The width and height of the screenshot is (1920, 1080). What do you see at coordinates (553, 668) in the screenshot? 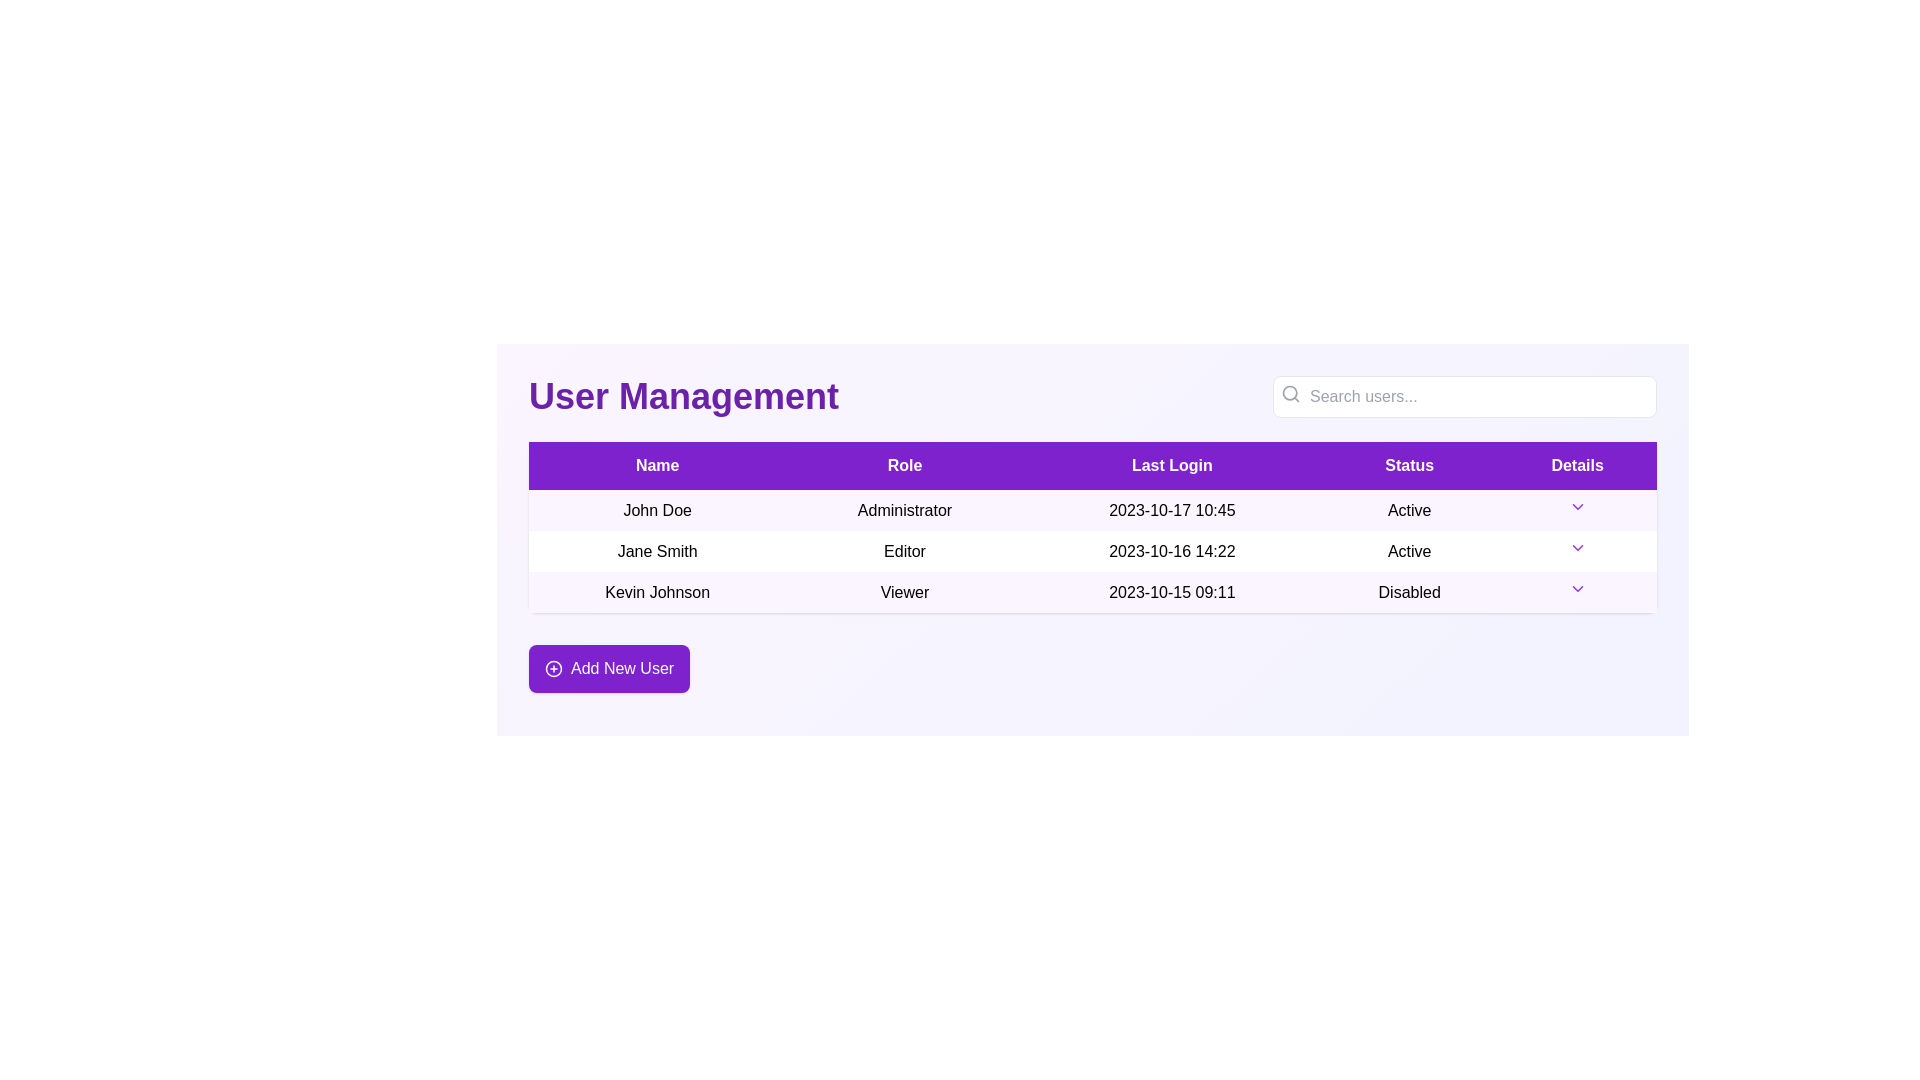
I see `the visual representation of the addition icon located to the left of the 'Add New User' button at the bottom left of the user management interface` at bounding box center [553, 668].